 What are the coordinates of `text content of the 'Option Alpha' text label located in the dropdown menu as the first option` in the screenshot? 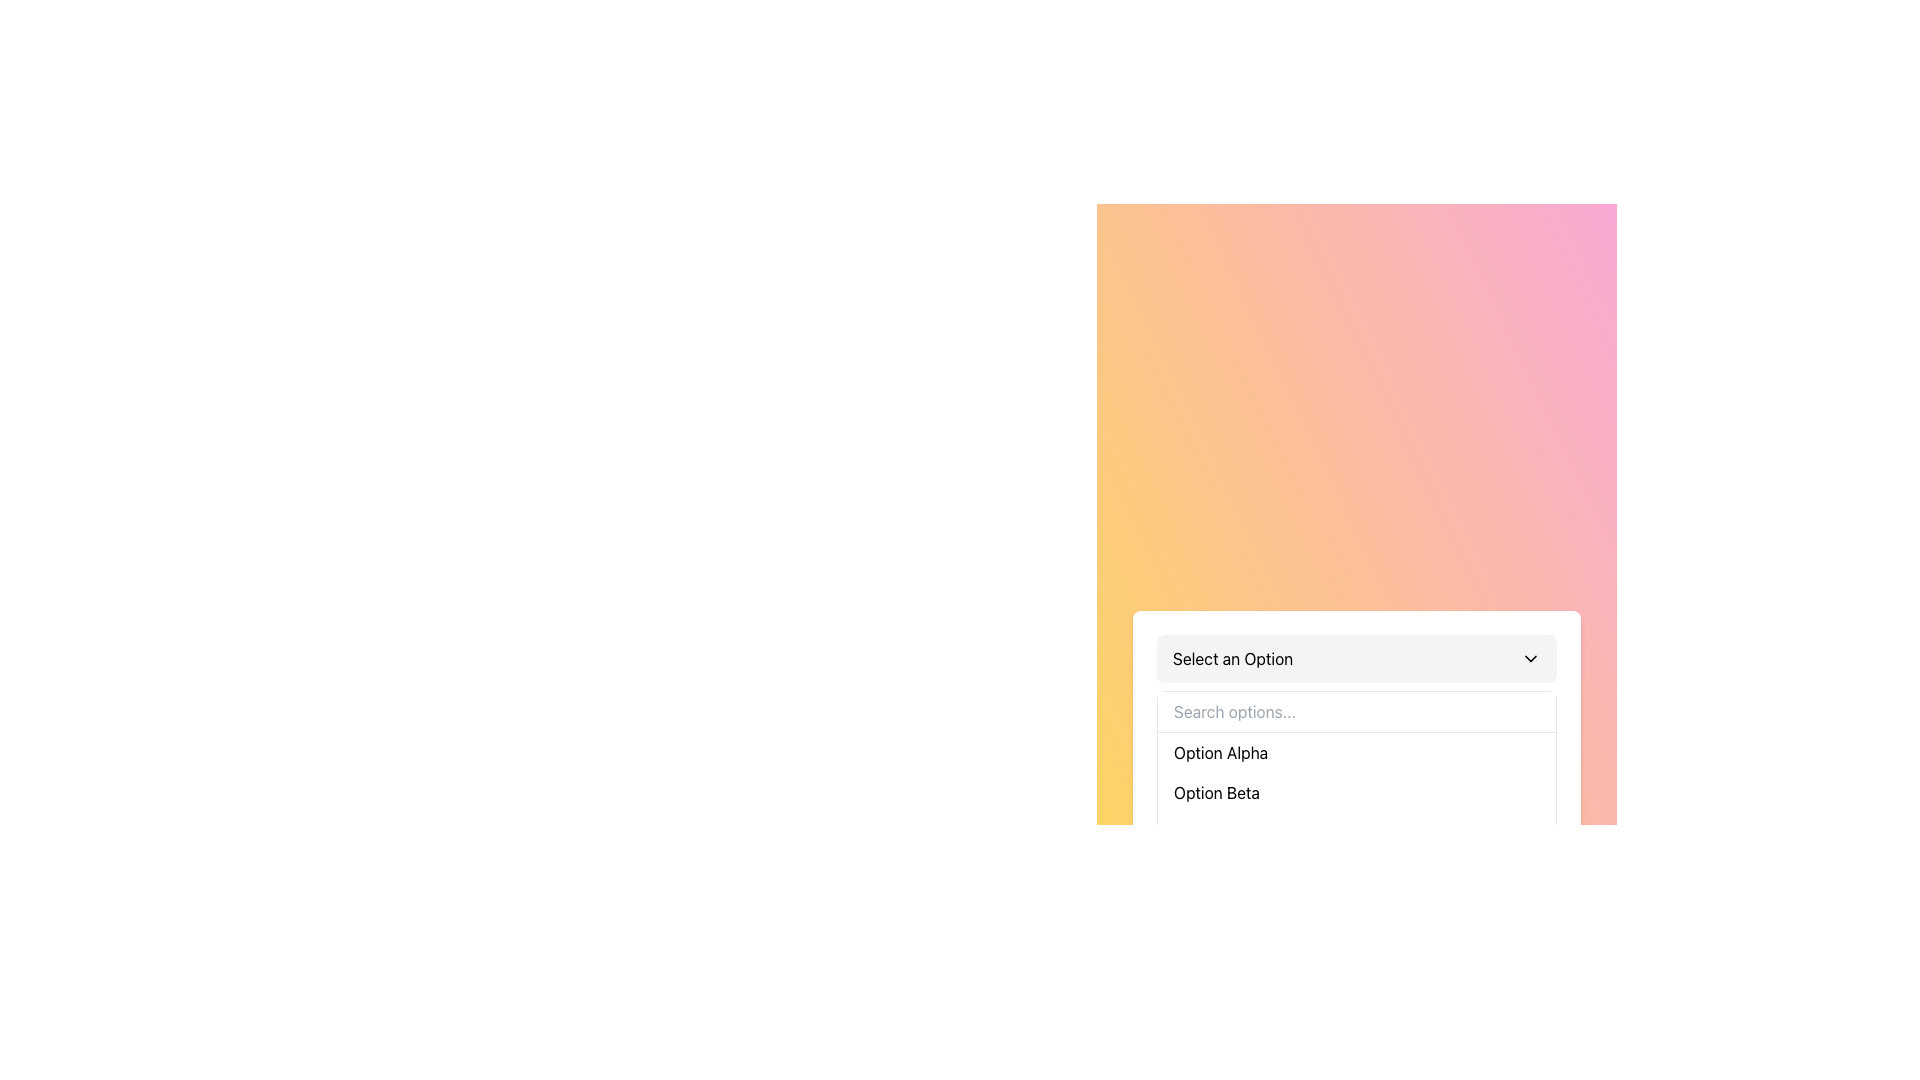 It's located at (1220, 752).